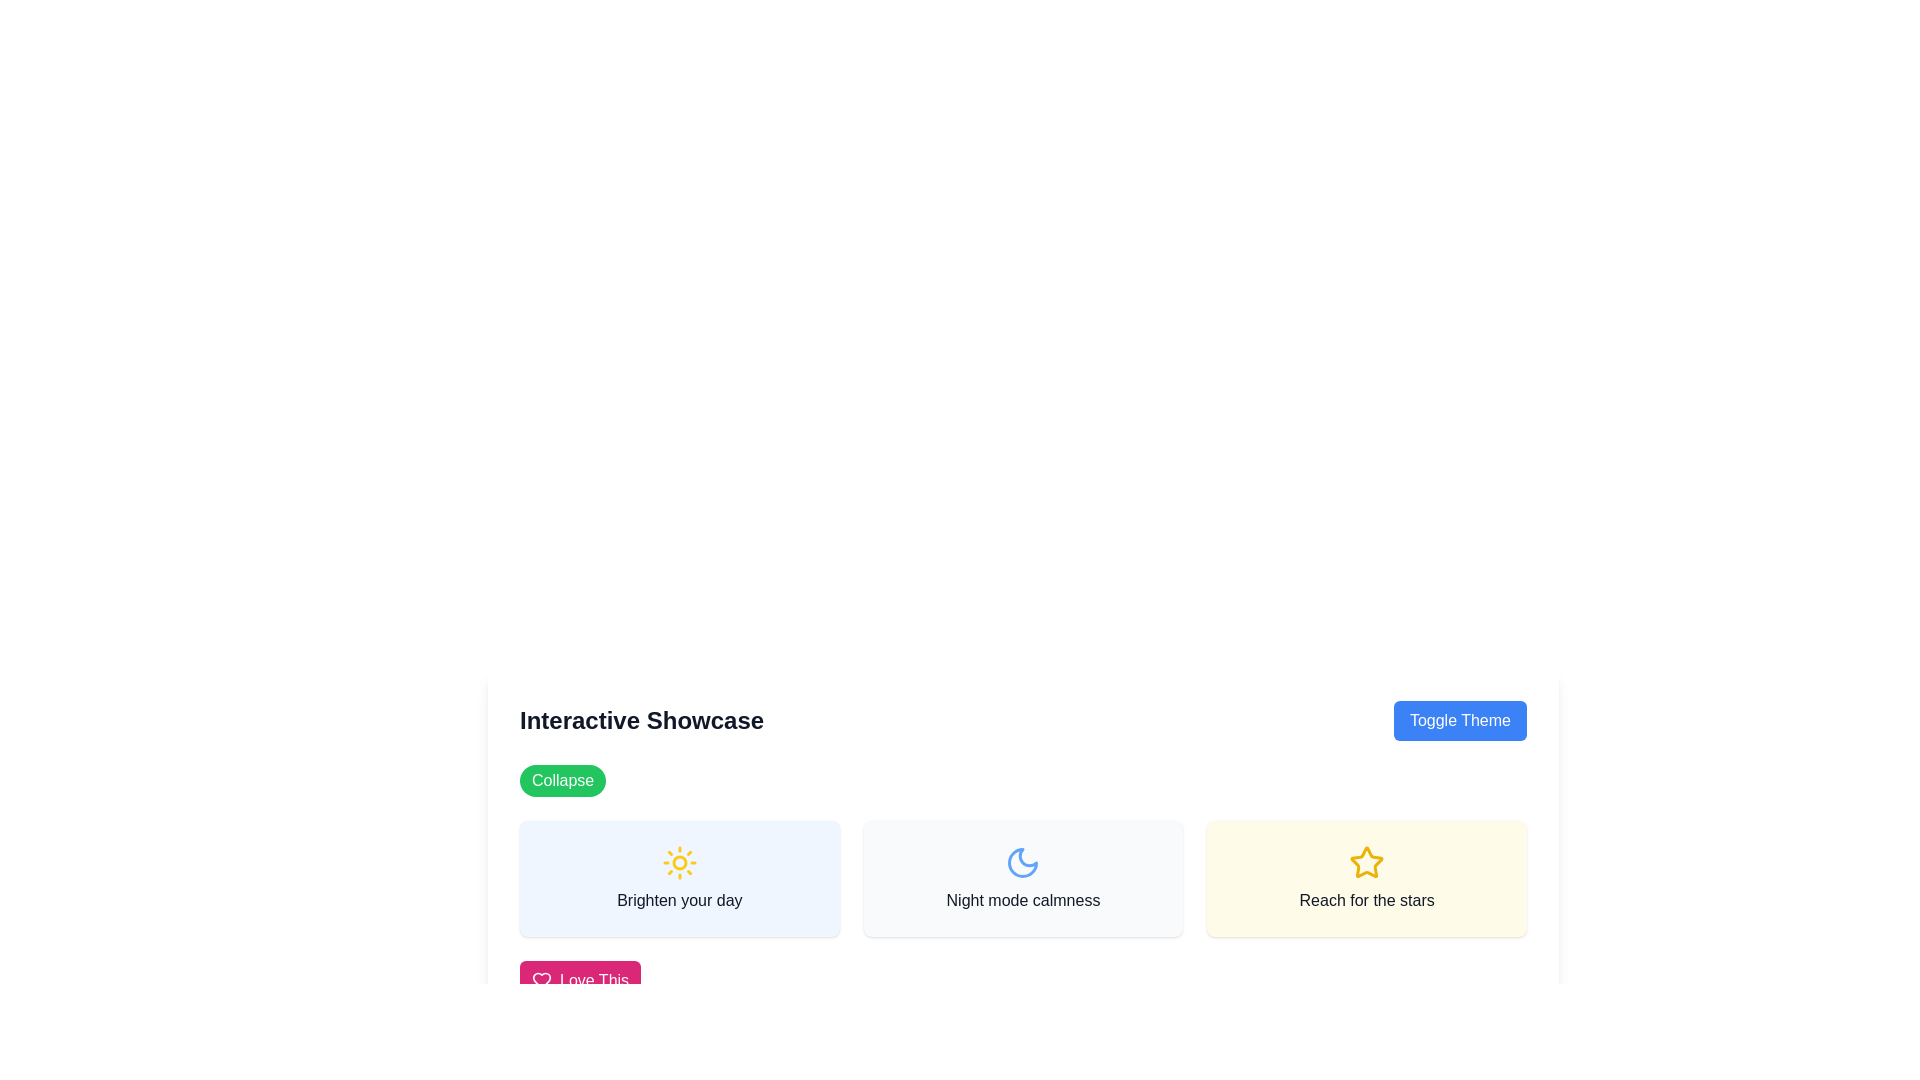 This screenshot has height=1080, width=1920. Describe the element at coordinates (1460, 721) in the screenshot. I see `the rectangular button with rounded corners that has a blue background and white text reading 'Toggle Theme'` at that location.